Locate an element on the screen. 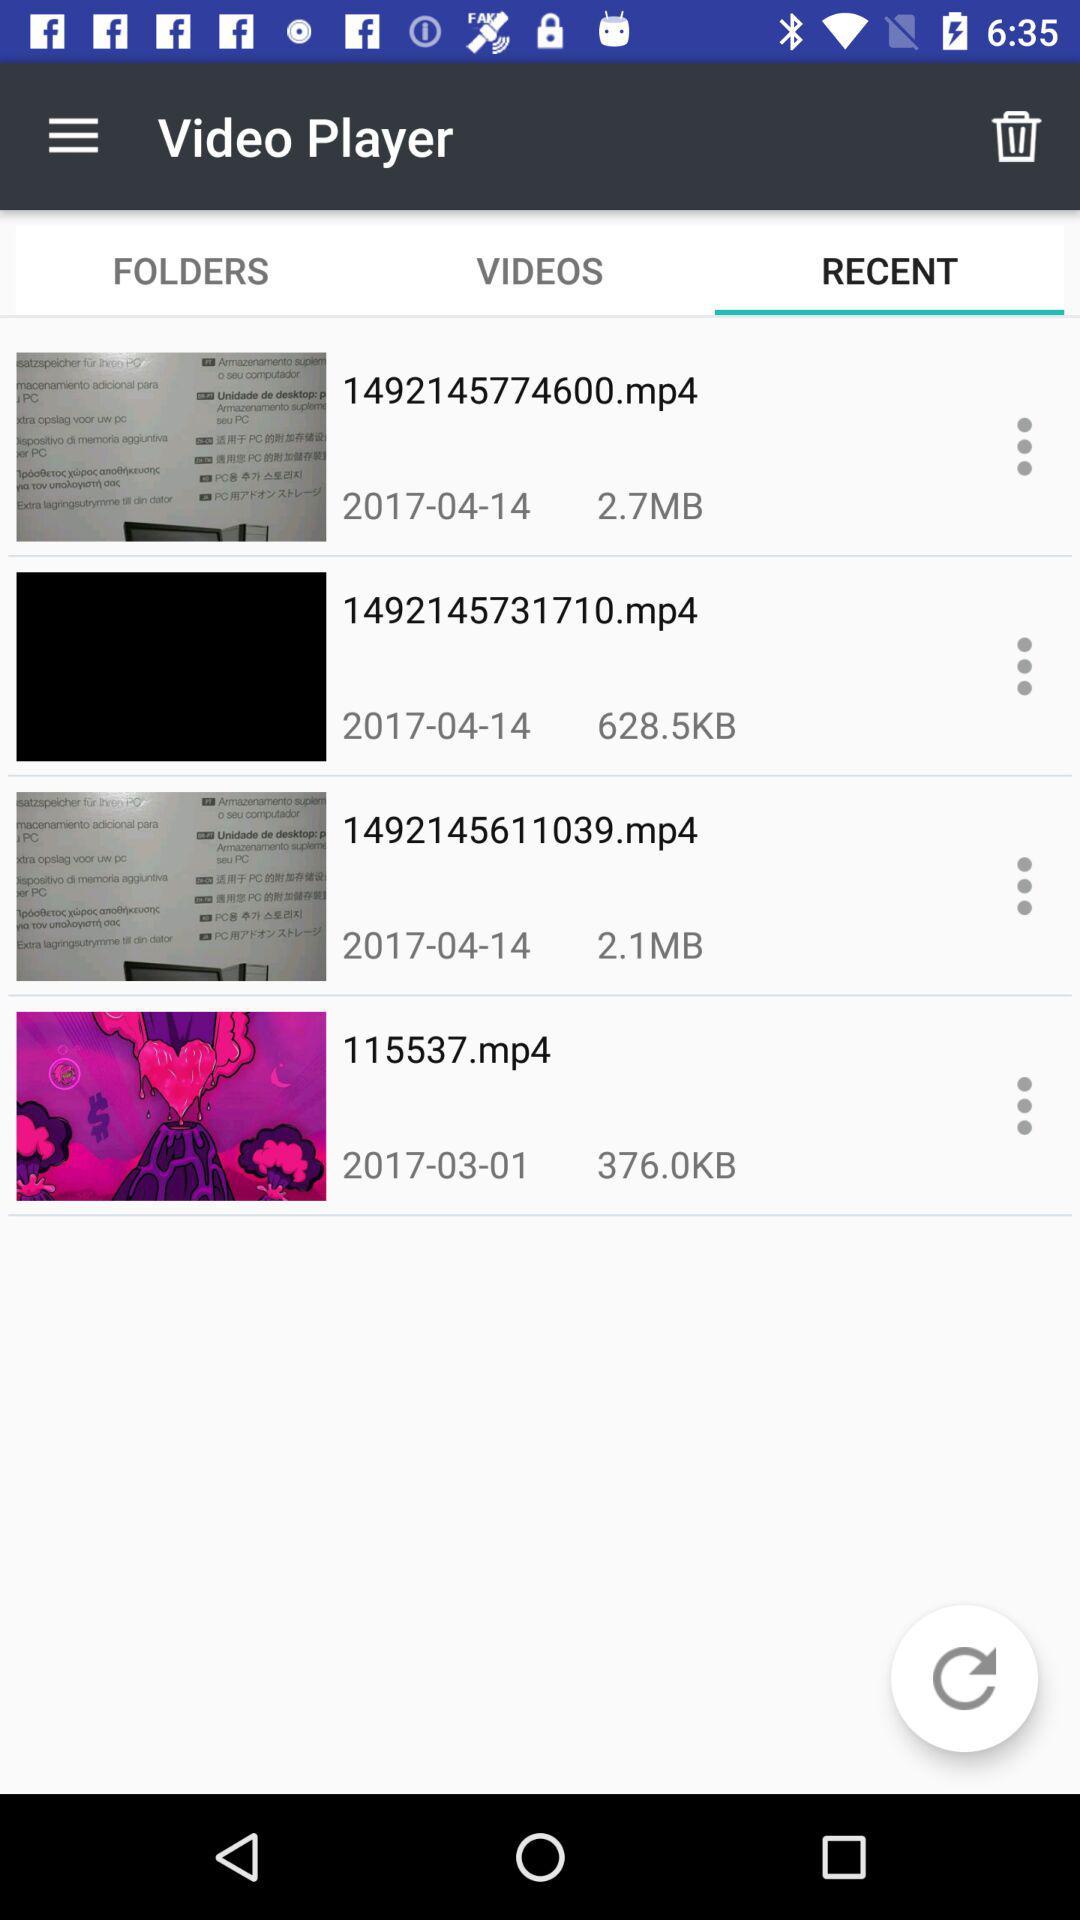  click for more options is located at coordinates (1024, 1104).